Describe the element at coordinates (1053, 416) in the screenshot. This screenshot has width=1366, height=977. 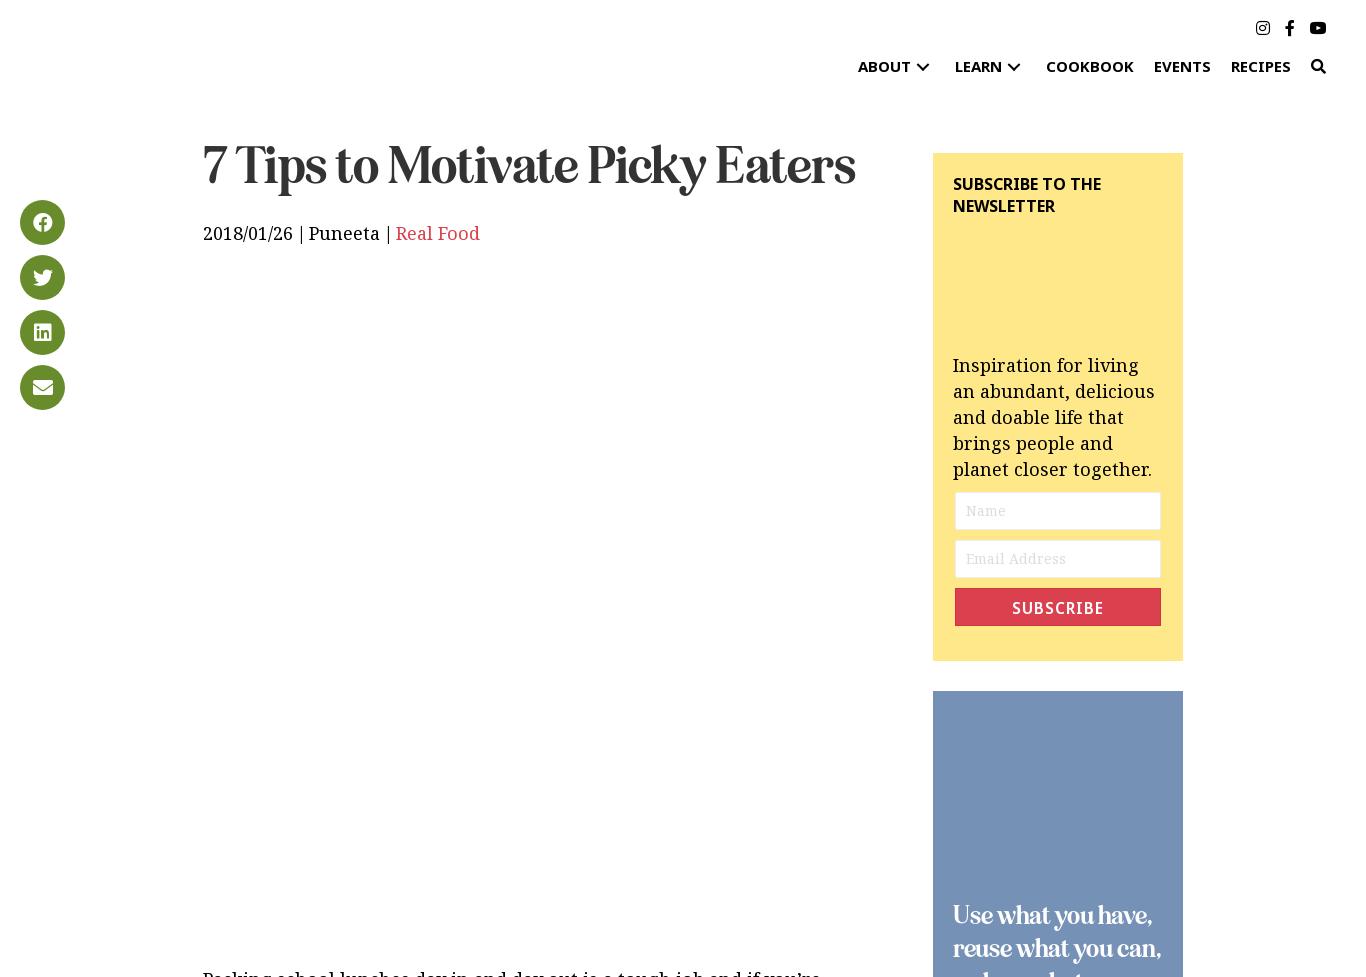
I see `'Inspiration for living an abundant, delicious and doable life that brings people and planet closer together.'` at that location.